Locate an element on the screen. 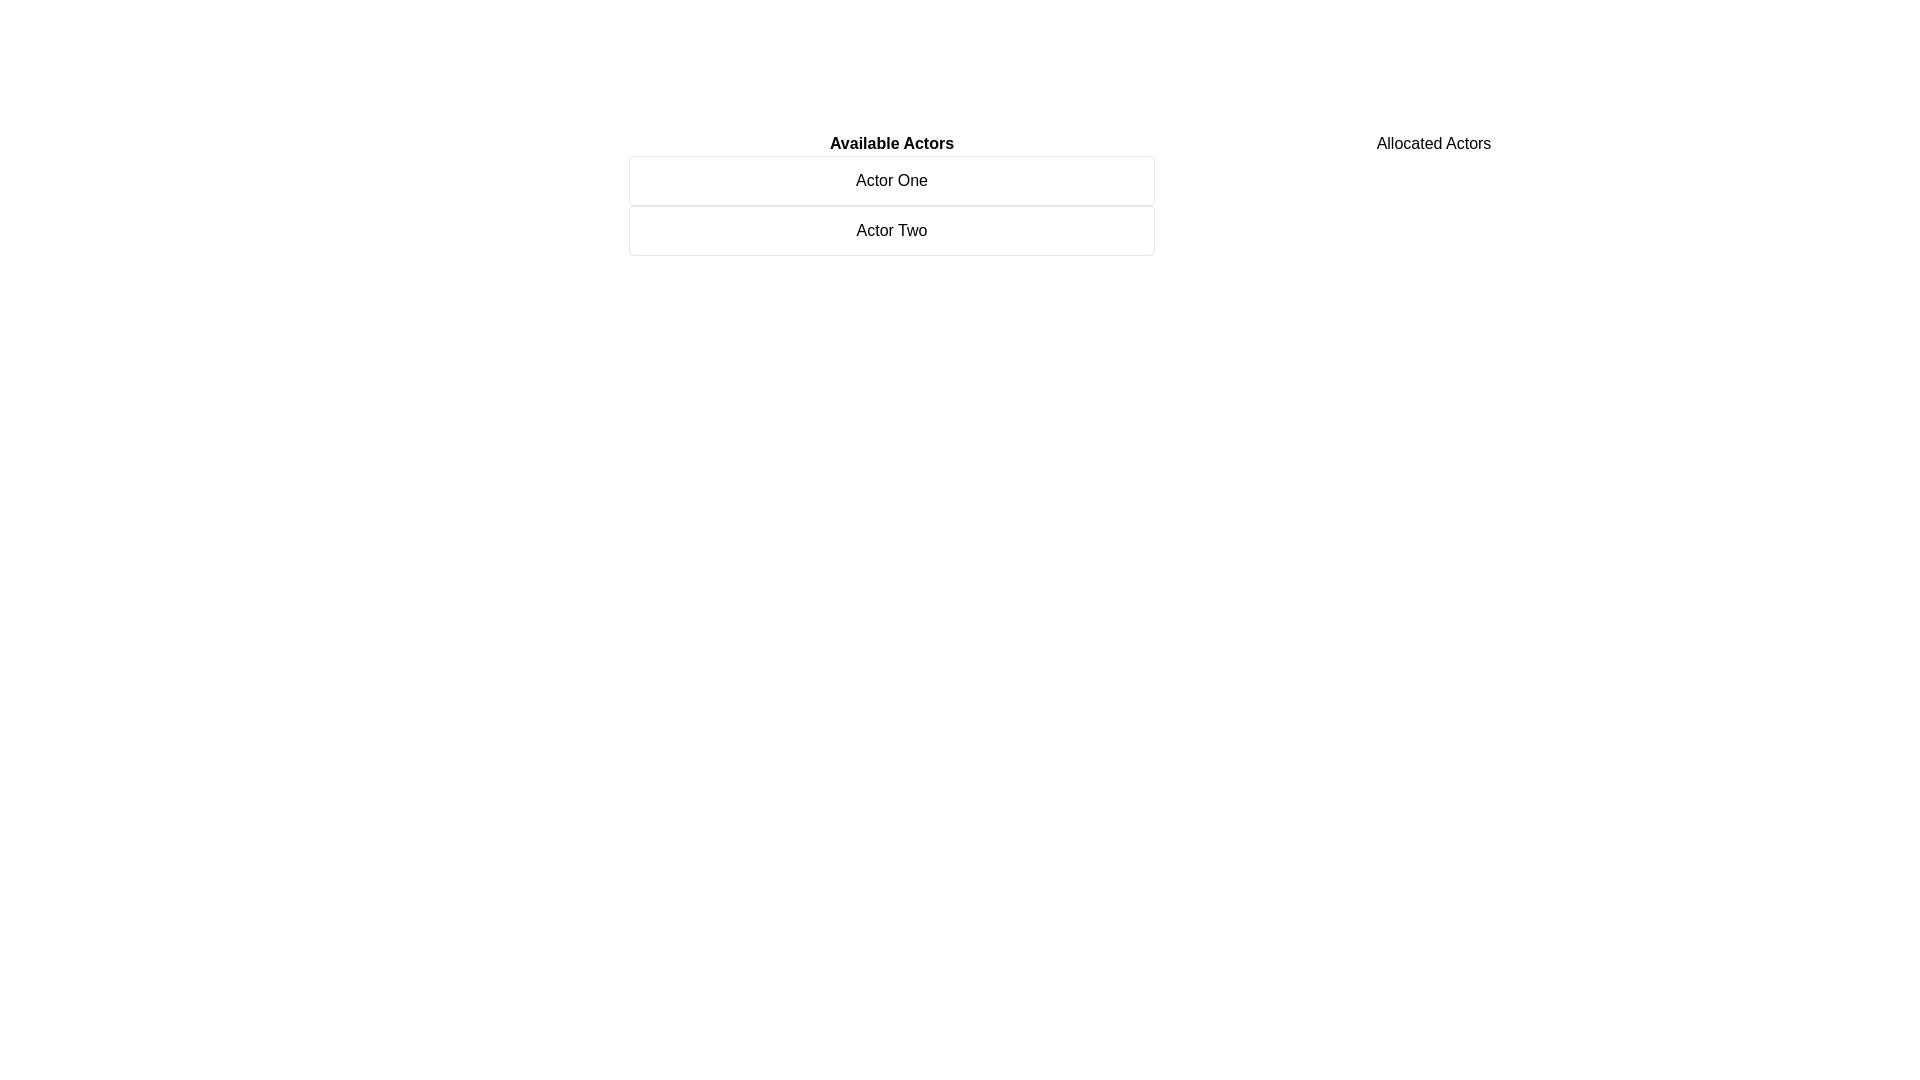 The width and height of the screenshot is (1920, 1080). the 'Available Actors' section heading to inspect its details is located at coordinates (891, 142).